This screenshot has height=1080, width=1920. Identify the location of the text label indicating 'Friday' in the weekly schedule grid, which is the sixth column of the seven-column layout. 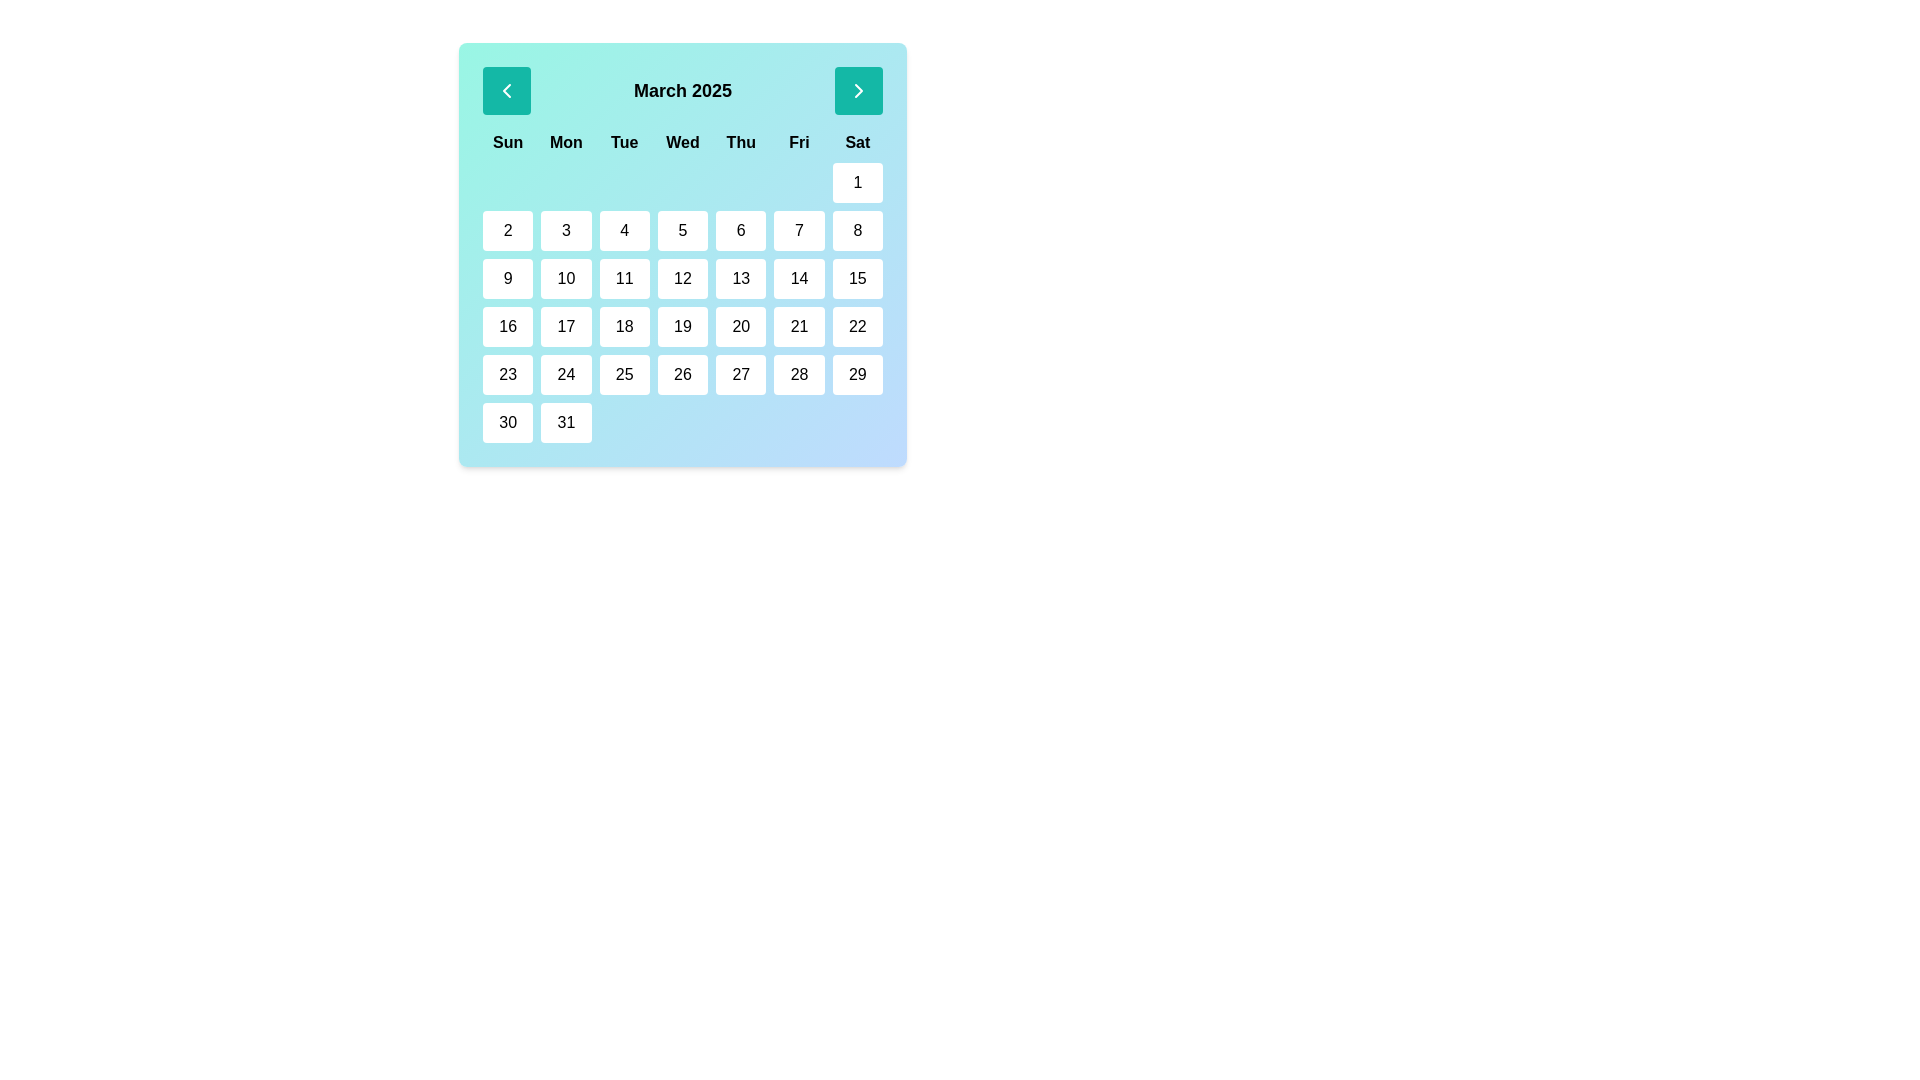
(798, 141).